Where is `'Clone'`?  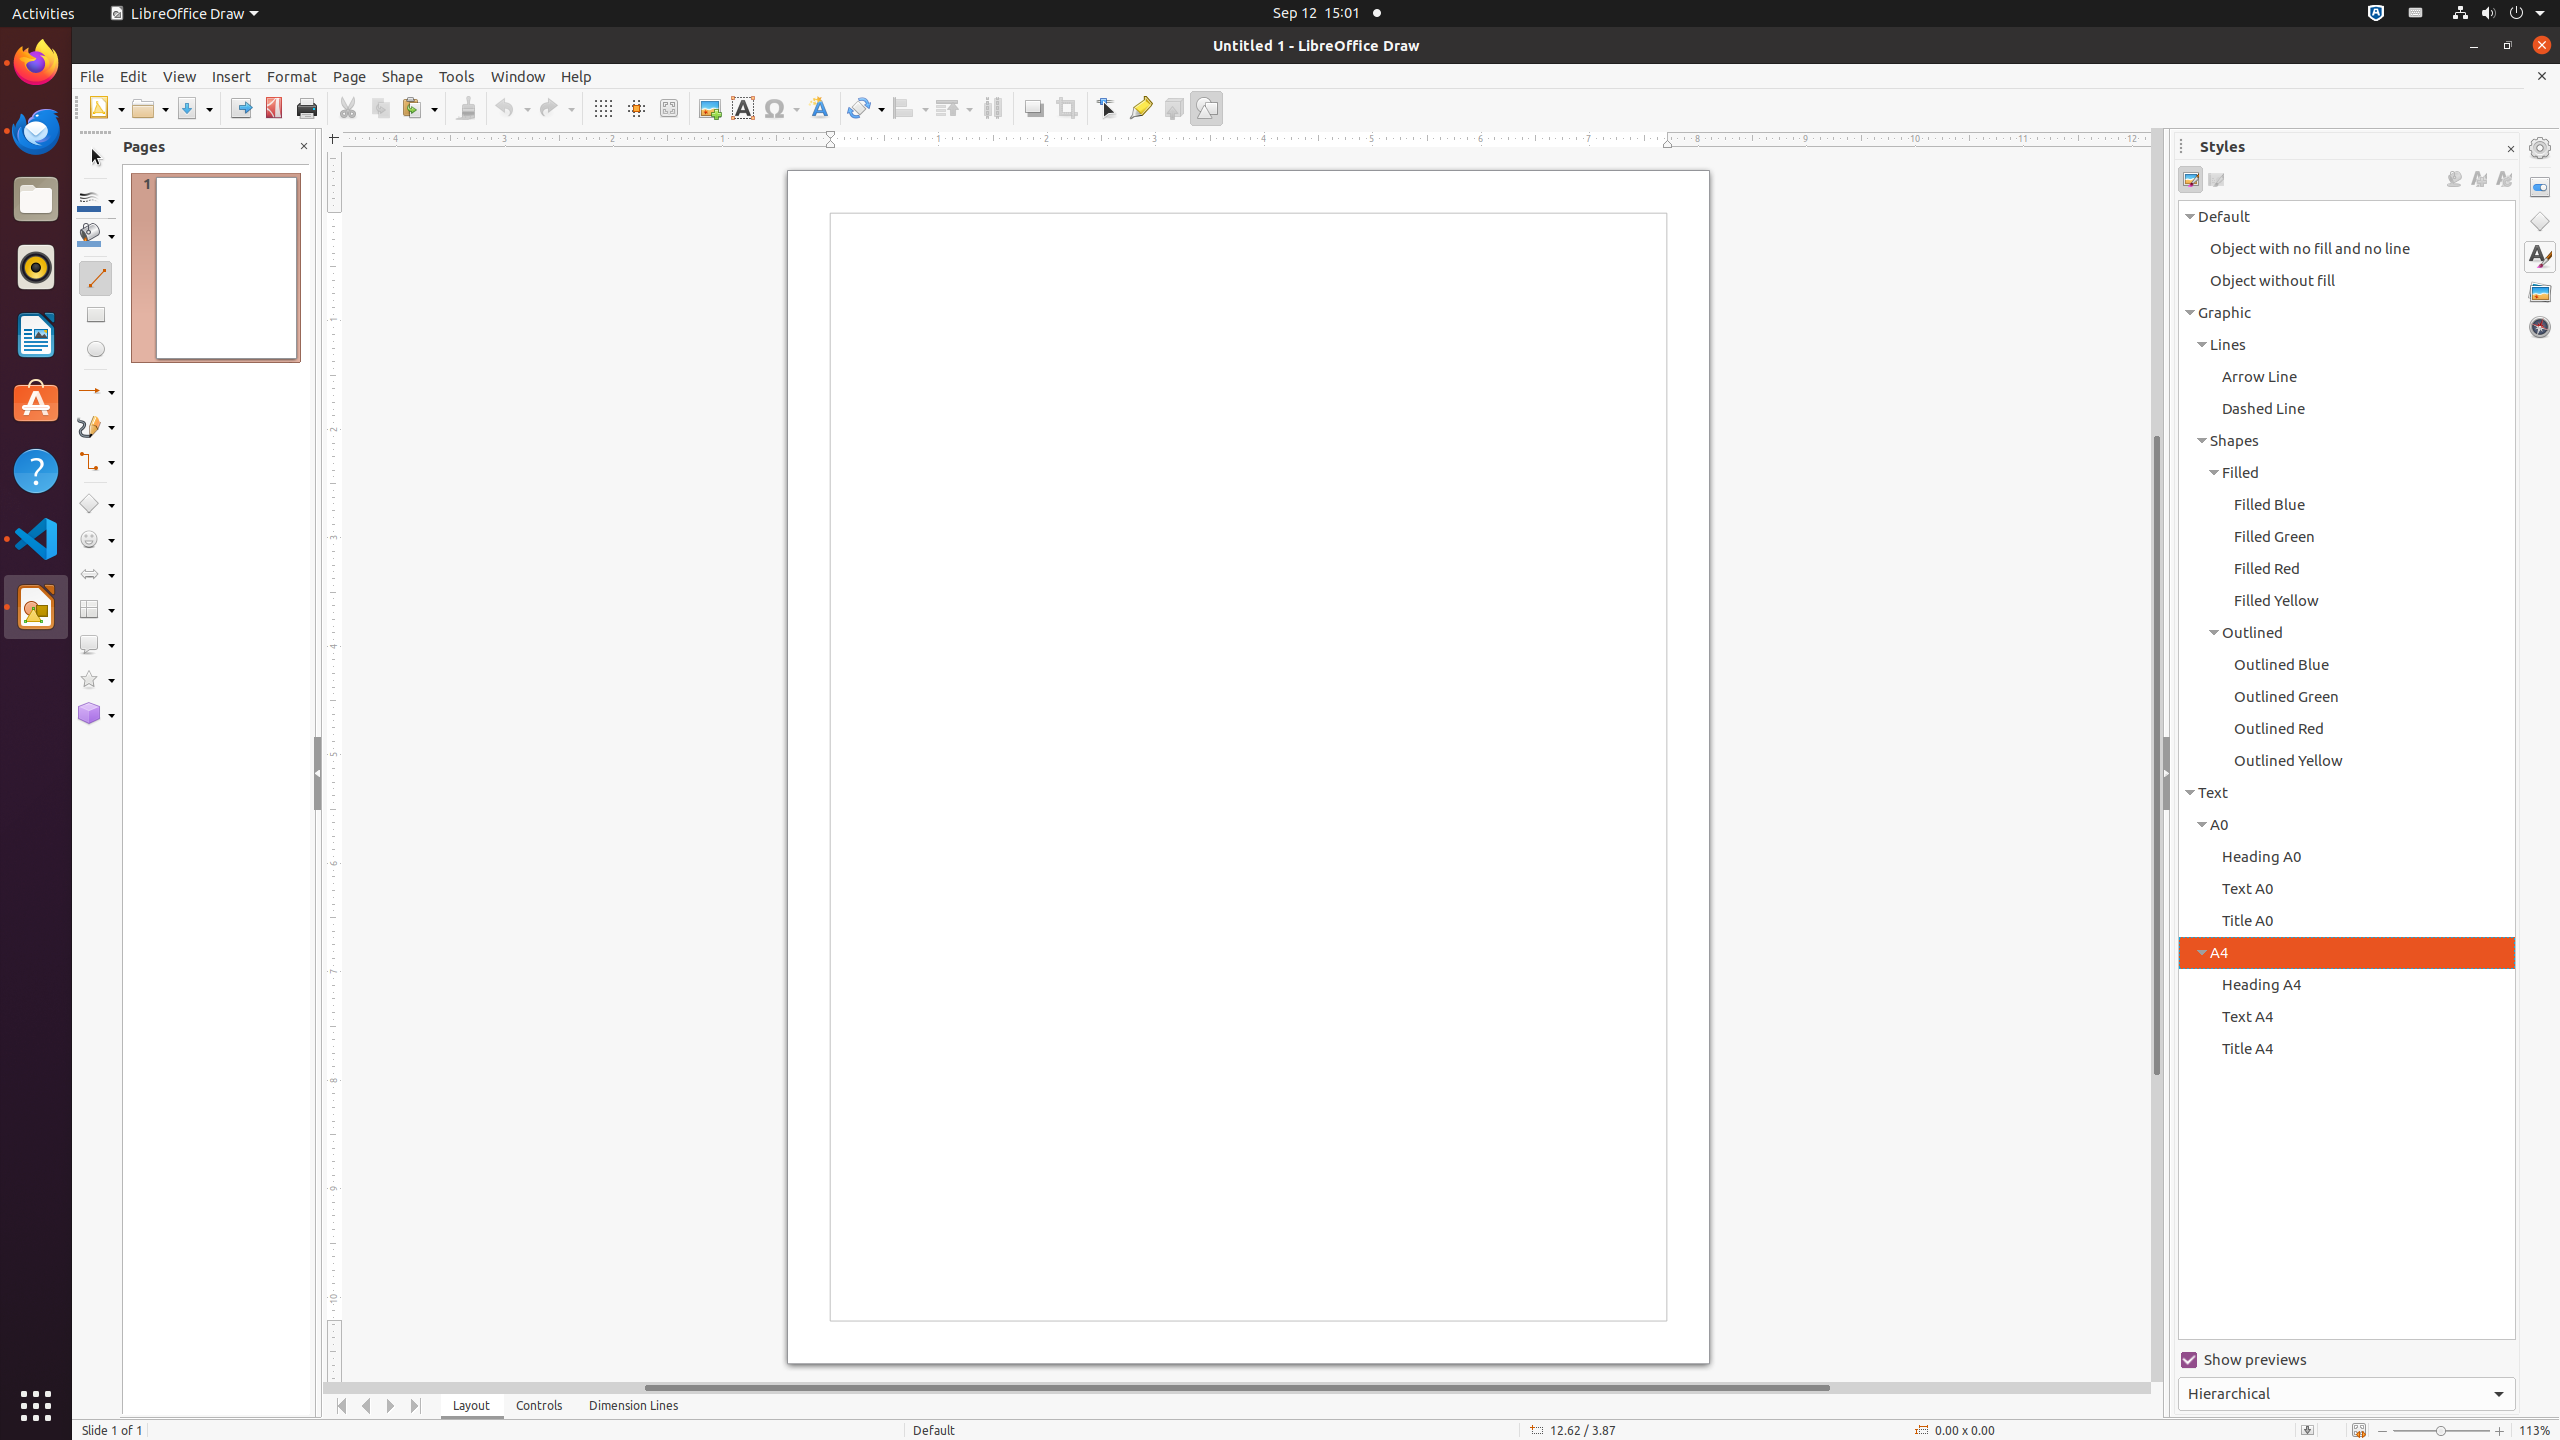 'Clone' is located at coordinates (464, 107).